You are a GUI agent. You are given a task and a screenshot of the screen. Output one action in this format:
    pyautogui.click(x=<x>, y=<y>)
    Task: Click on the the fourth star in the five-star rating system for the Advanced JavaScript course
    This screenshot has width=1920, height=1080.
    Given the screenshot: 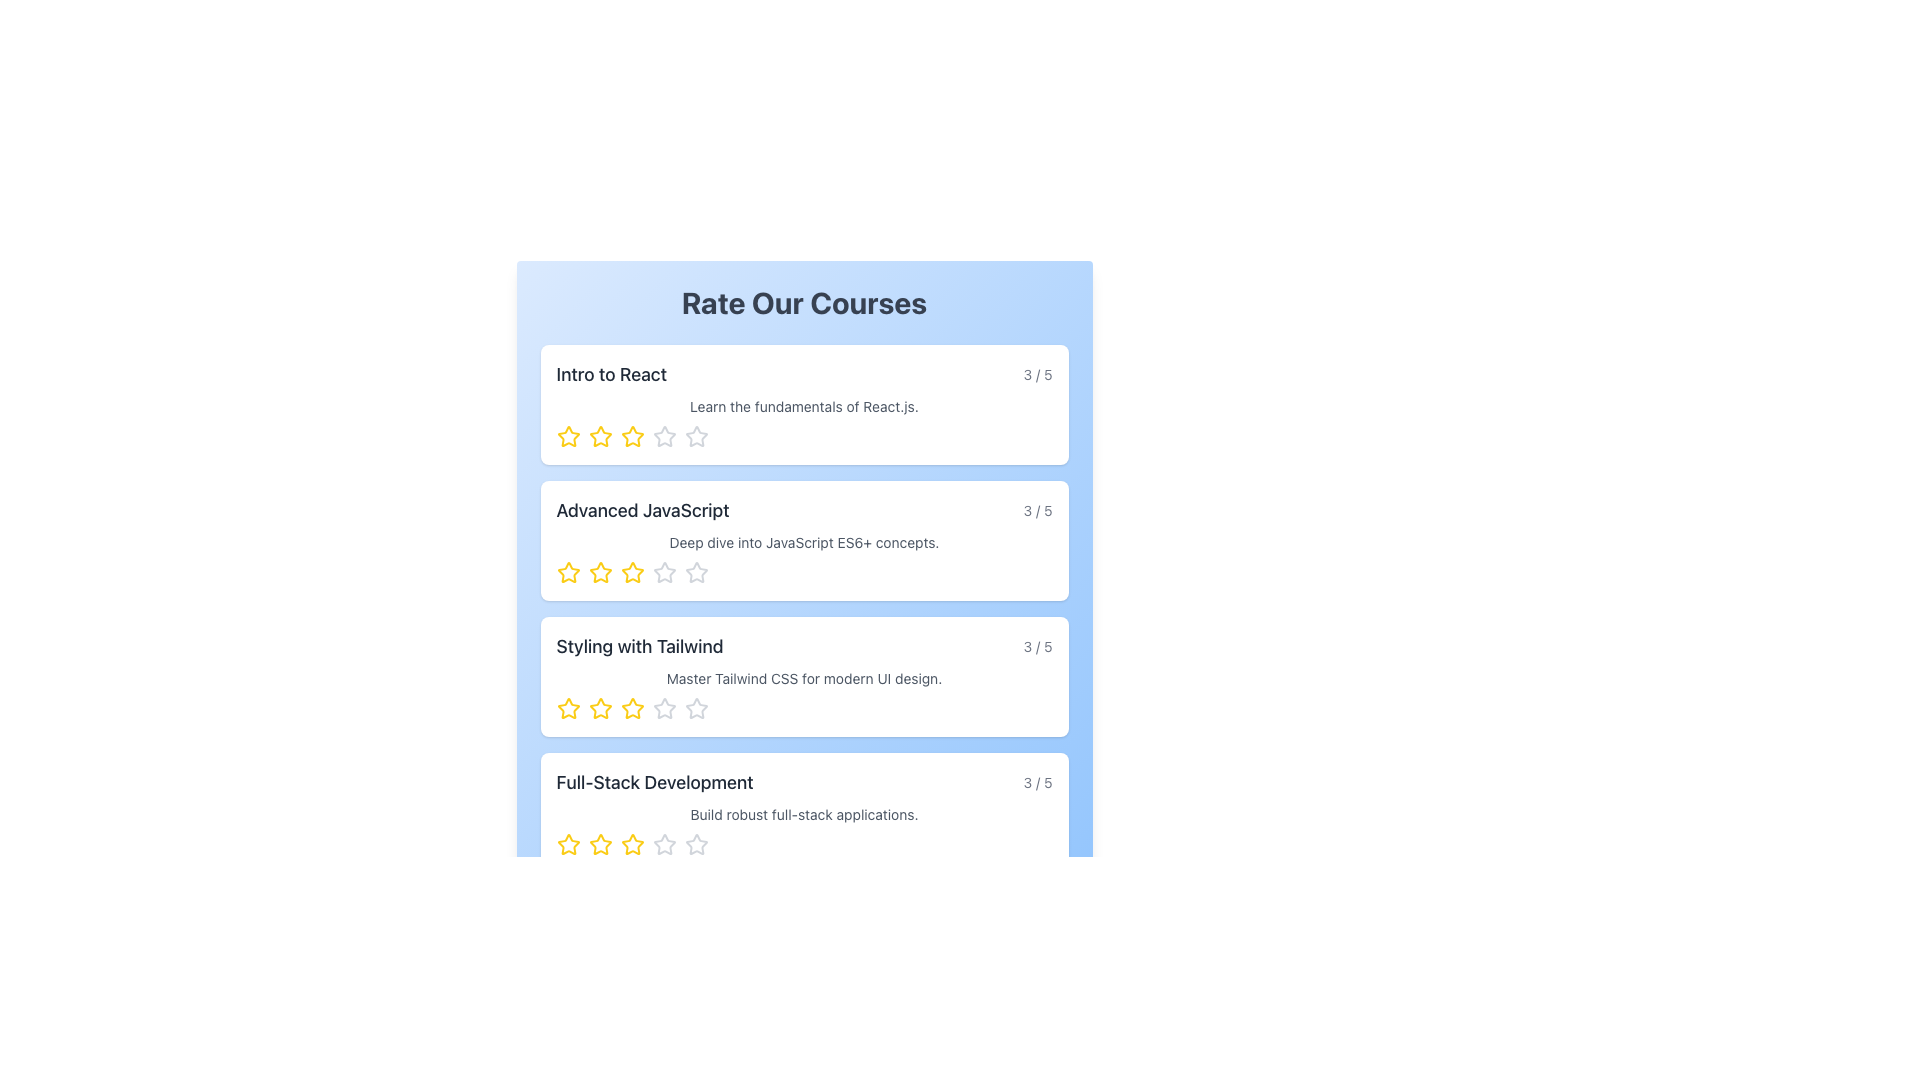 What is the action you would take?
    pyautogui.click(x=664, y=573)
    